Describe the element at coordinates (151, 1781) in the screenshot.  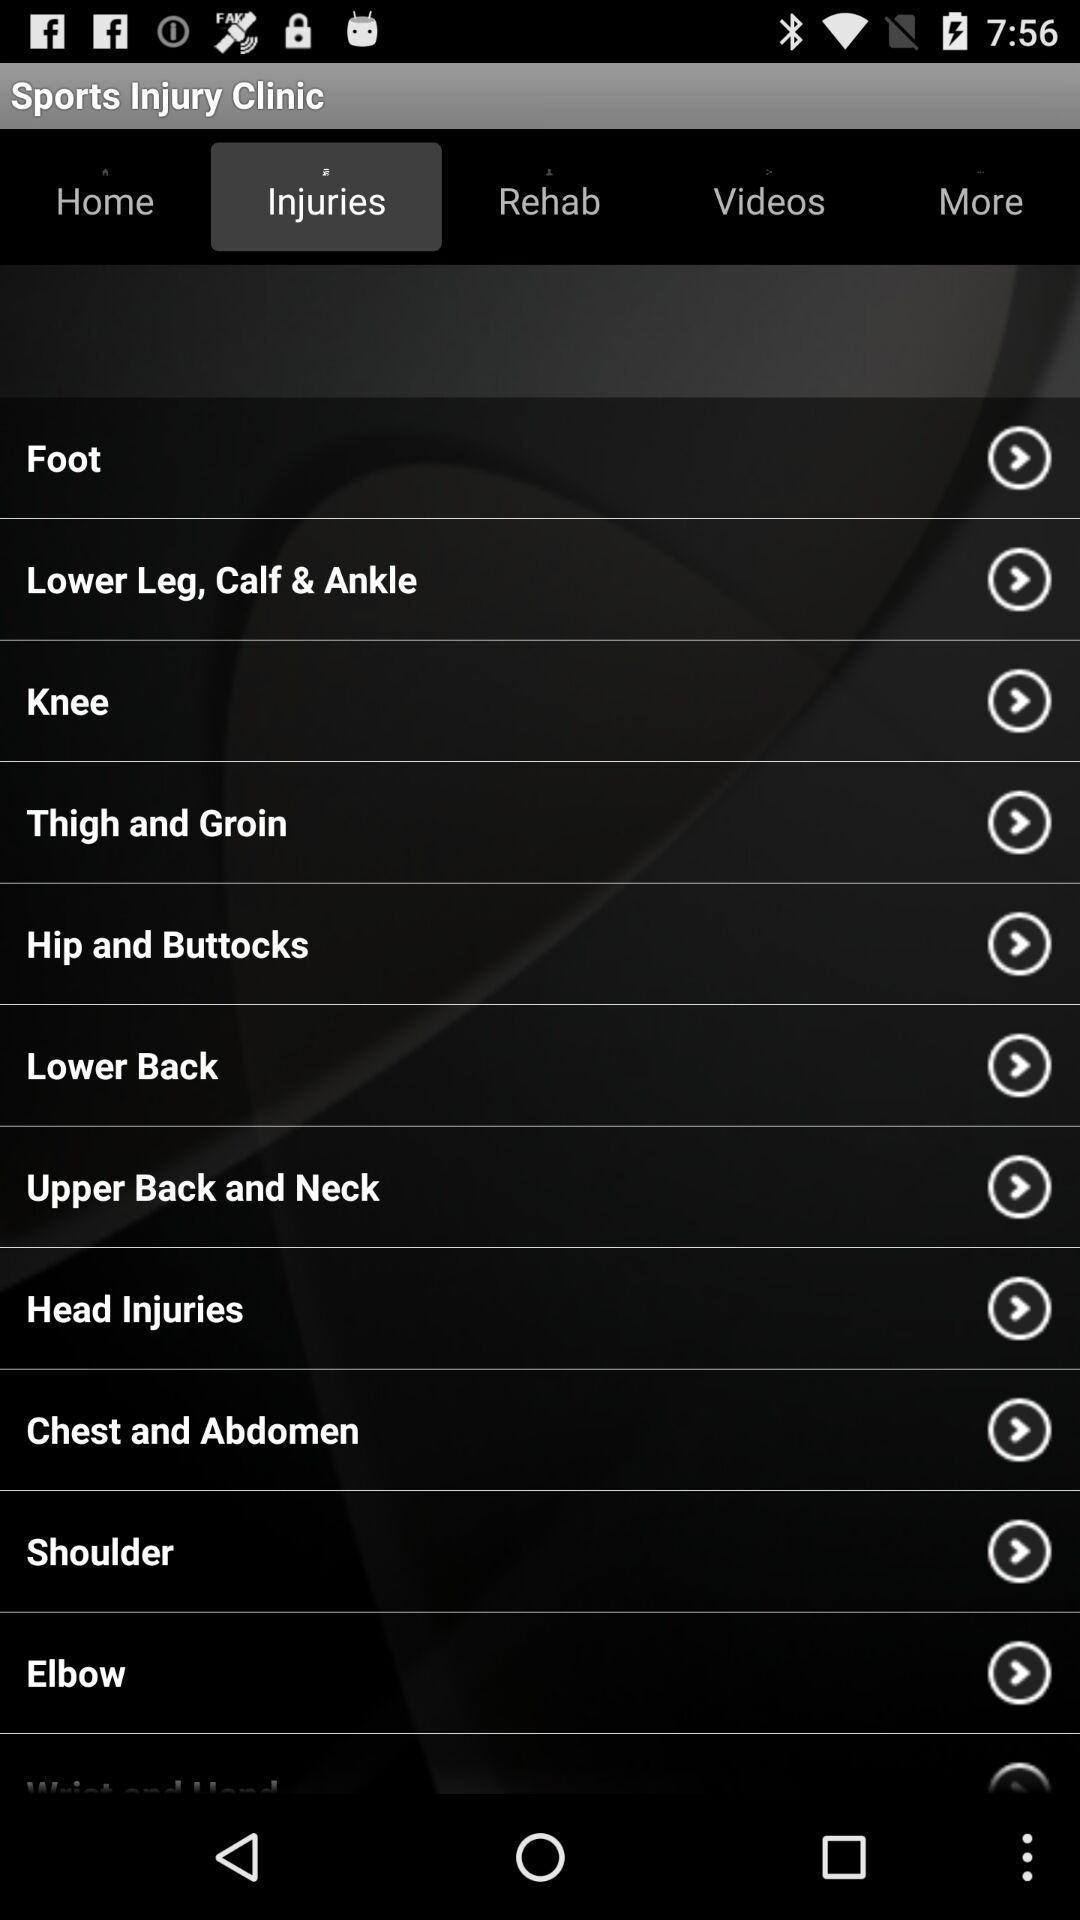
I see `the wrist and hand` at that location.